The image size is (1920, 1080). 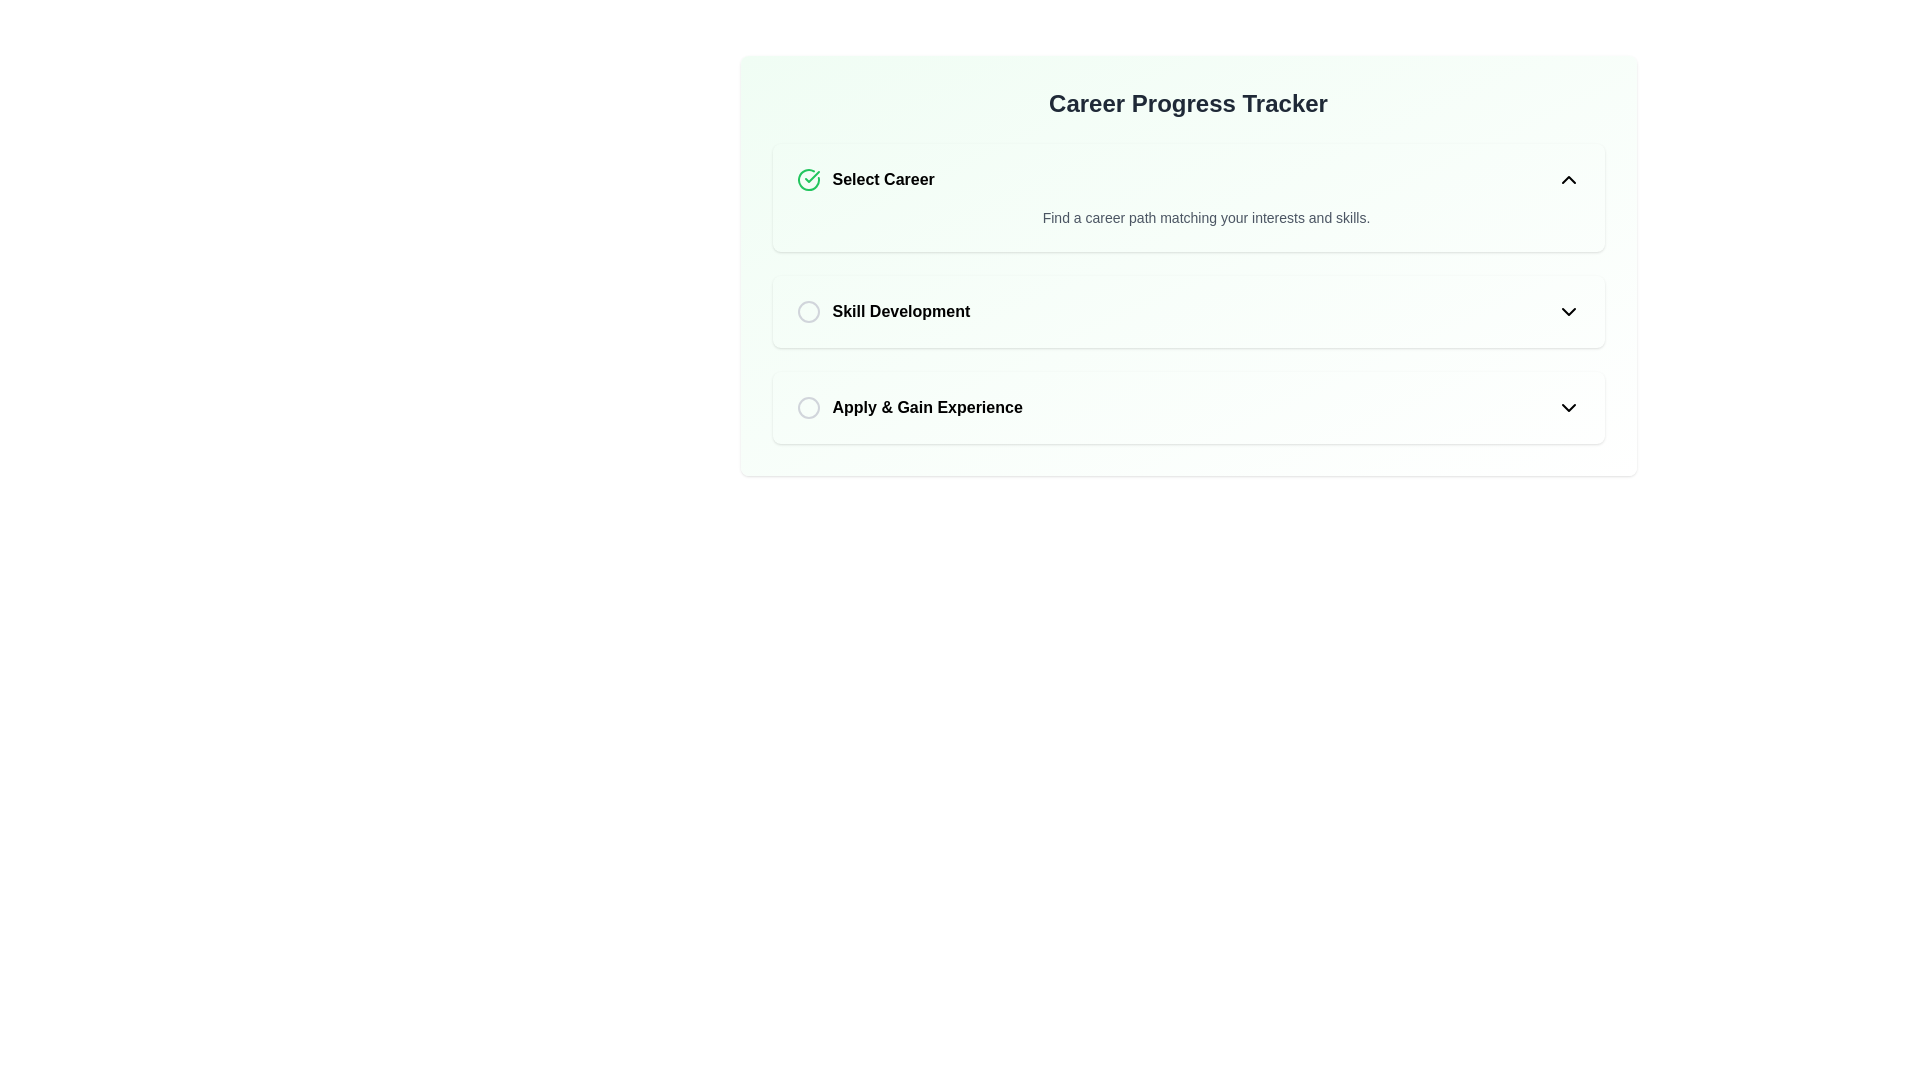 I want to click on the status indicator styled as a circle for the 'Skill Development' step, which is currently inactive or unselected, so click(x=808, y=312).